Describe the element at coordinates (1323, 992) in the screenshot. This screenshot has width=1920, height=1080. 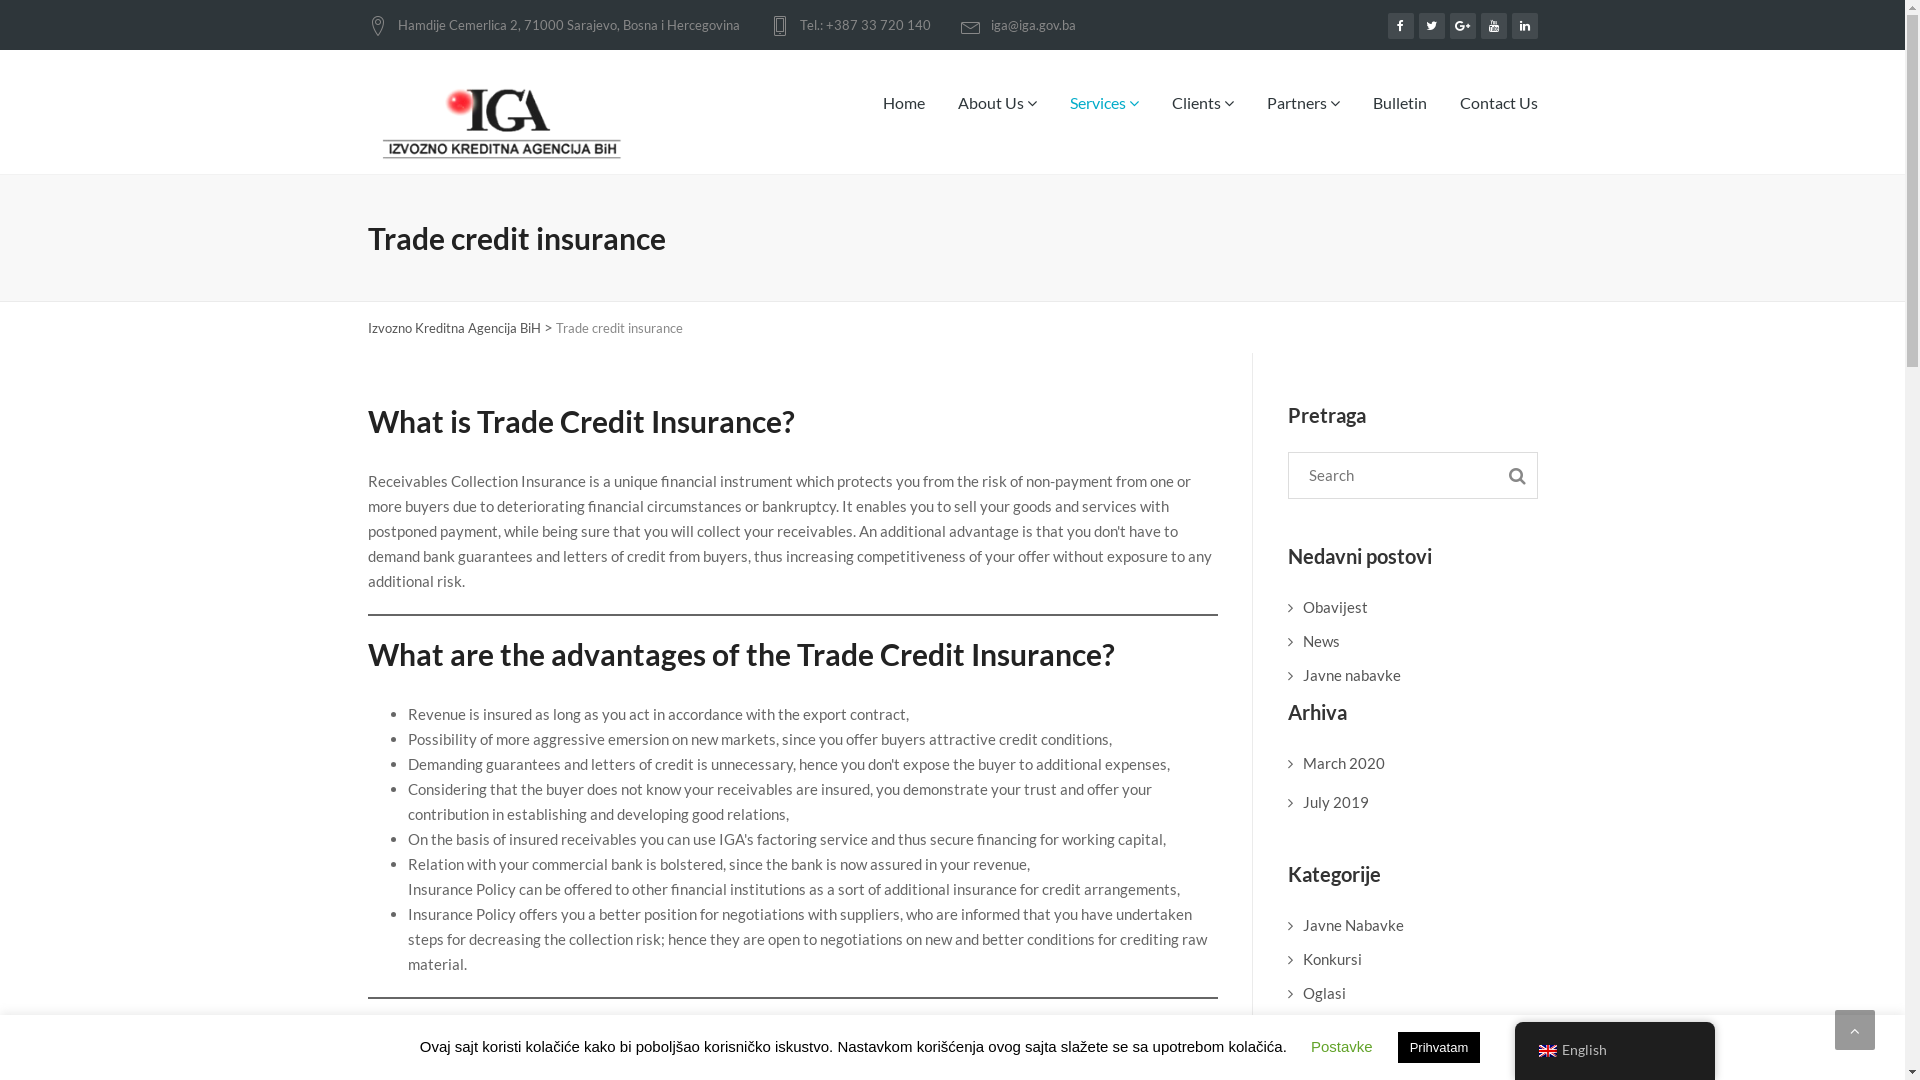
I see `'Oglasi'` at that location.